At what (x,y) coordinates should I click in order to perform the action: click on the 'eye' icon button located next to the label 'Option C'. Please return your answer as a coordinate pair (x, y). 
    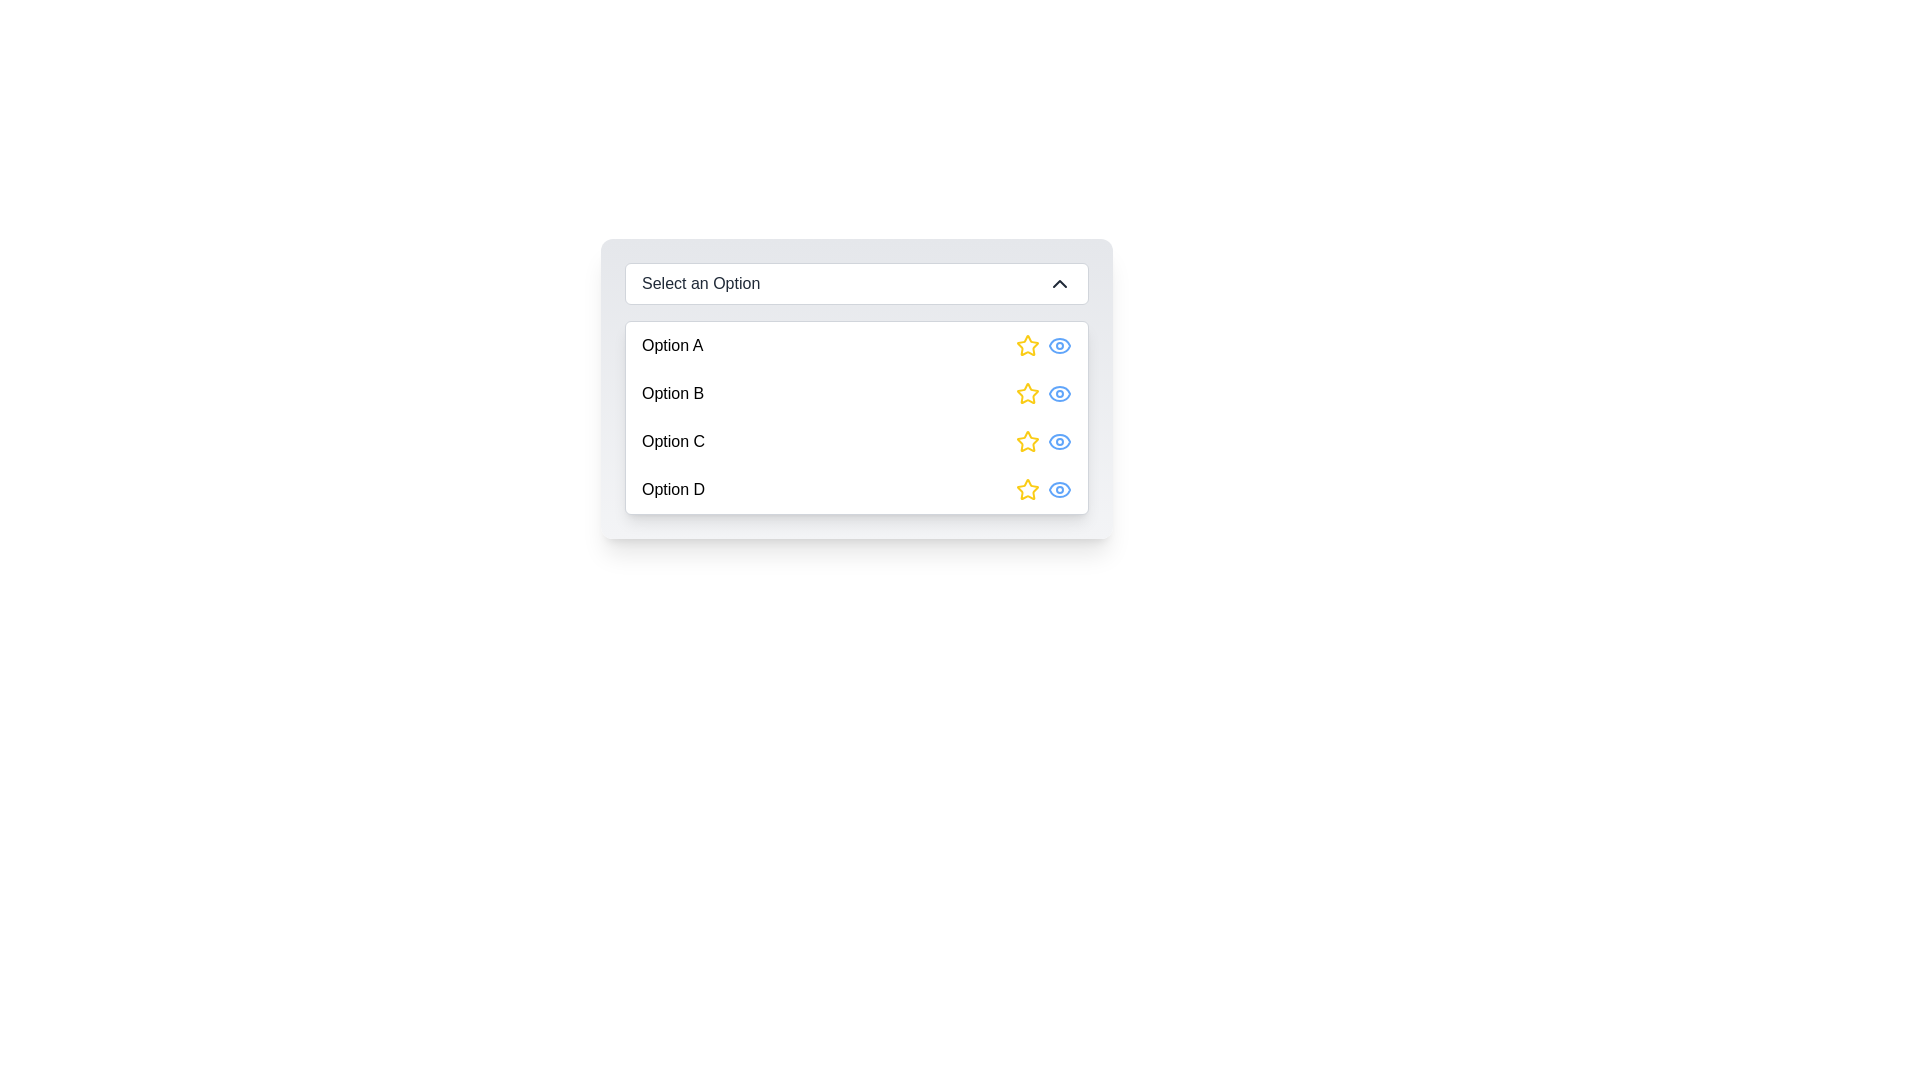
    Looking at the image, I should click on (1059, 441).